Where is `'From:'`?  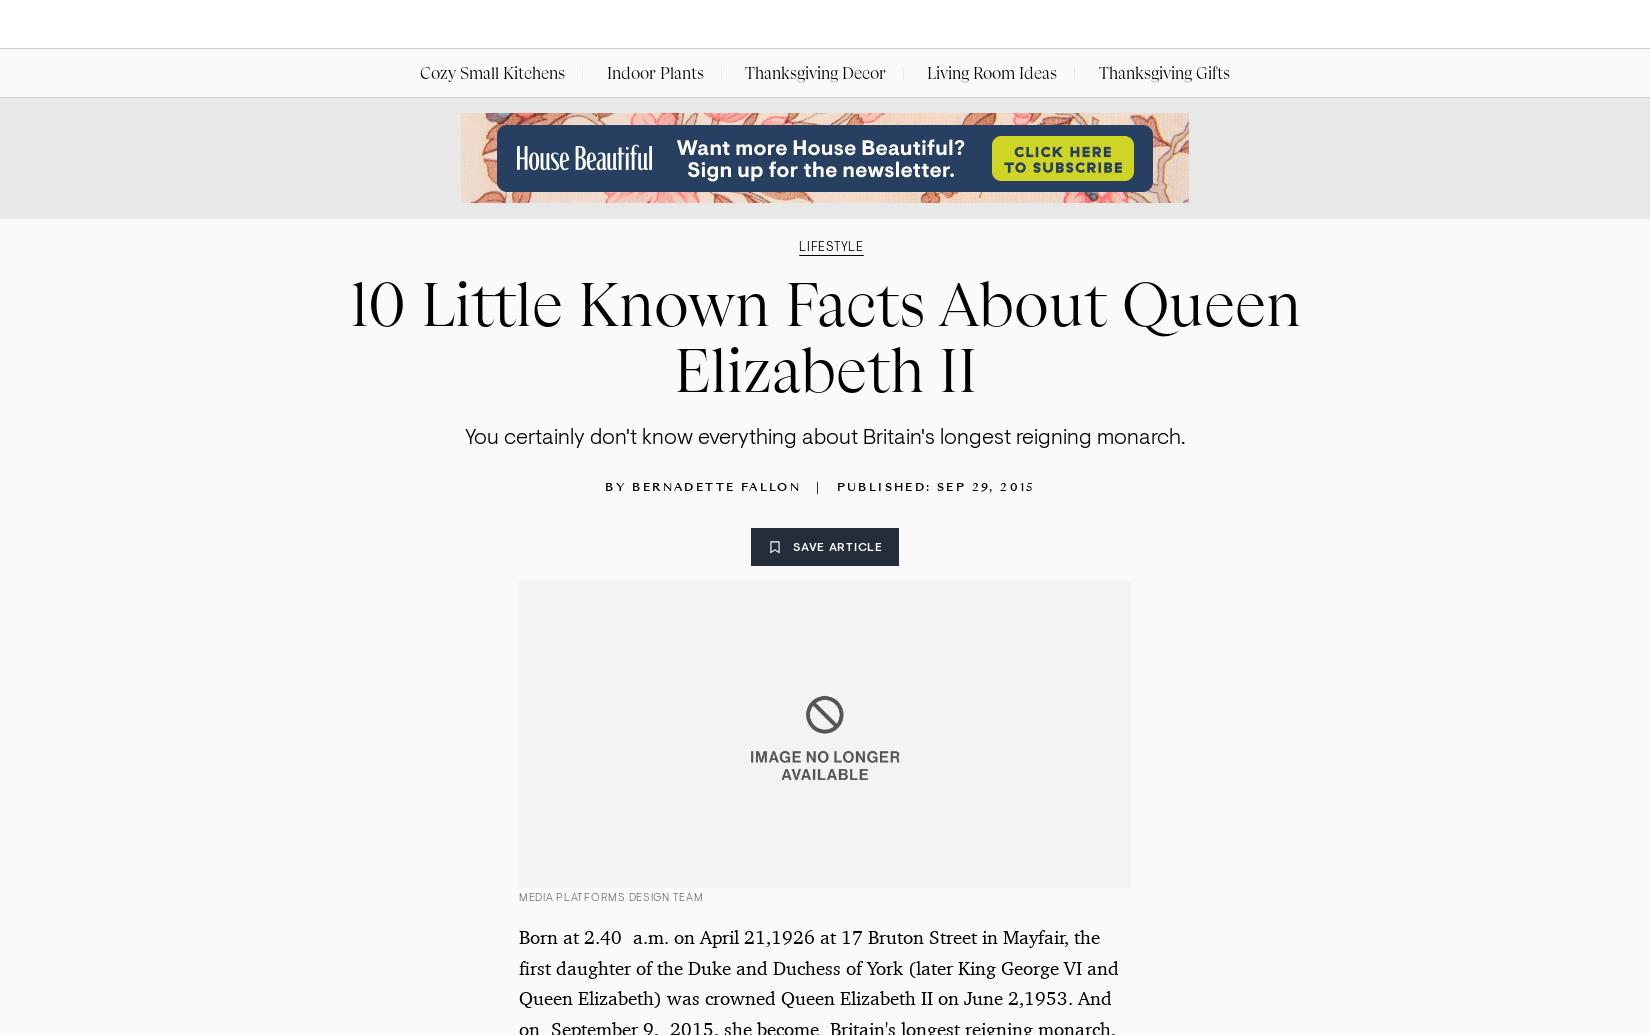 'From:' is located at coordinates (542, 155).